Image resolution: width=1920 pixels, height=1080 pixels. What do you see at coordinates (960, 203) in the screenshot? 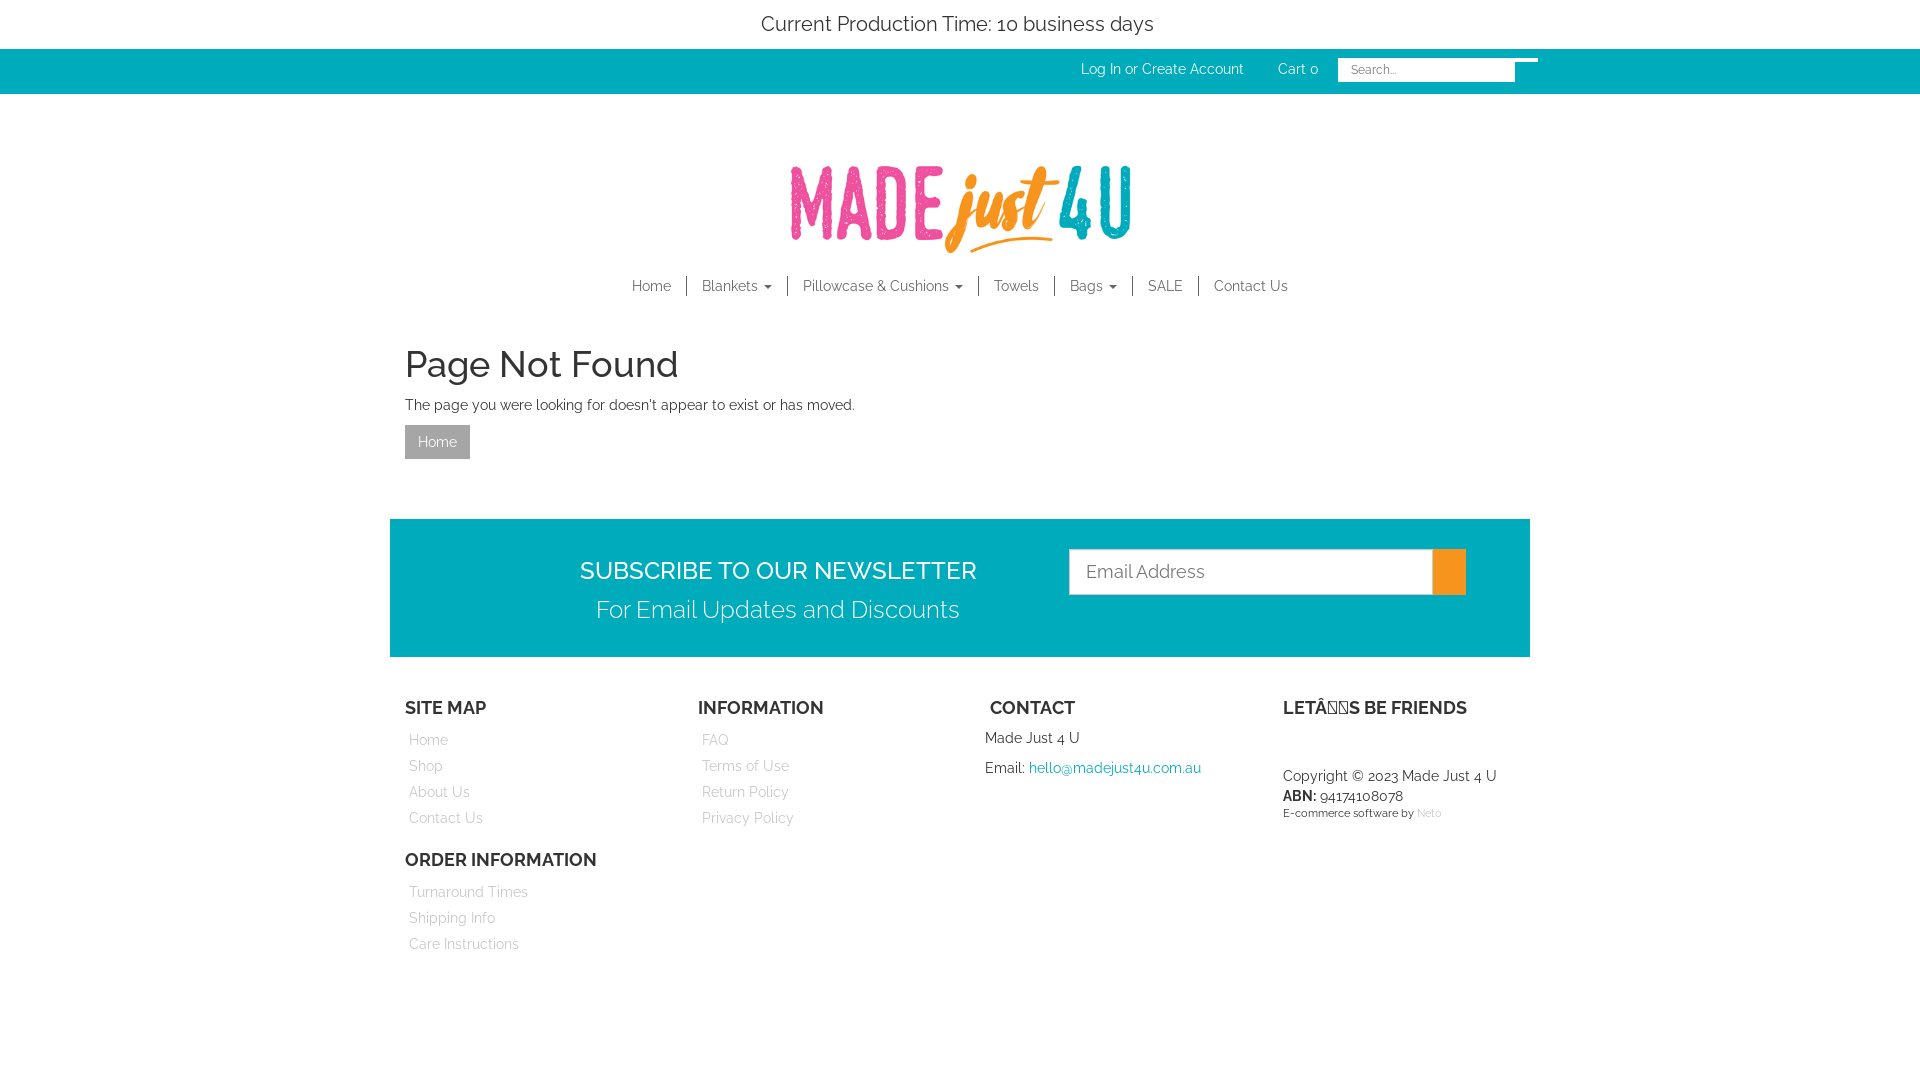
I see `'Made Just 4 U'` at bounding box center [960, 203].